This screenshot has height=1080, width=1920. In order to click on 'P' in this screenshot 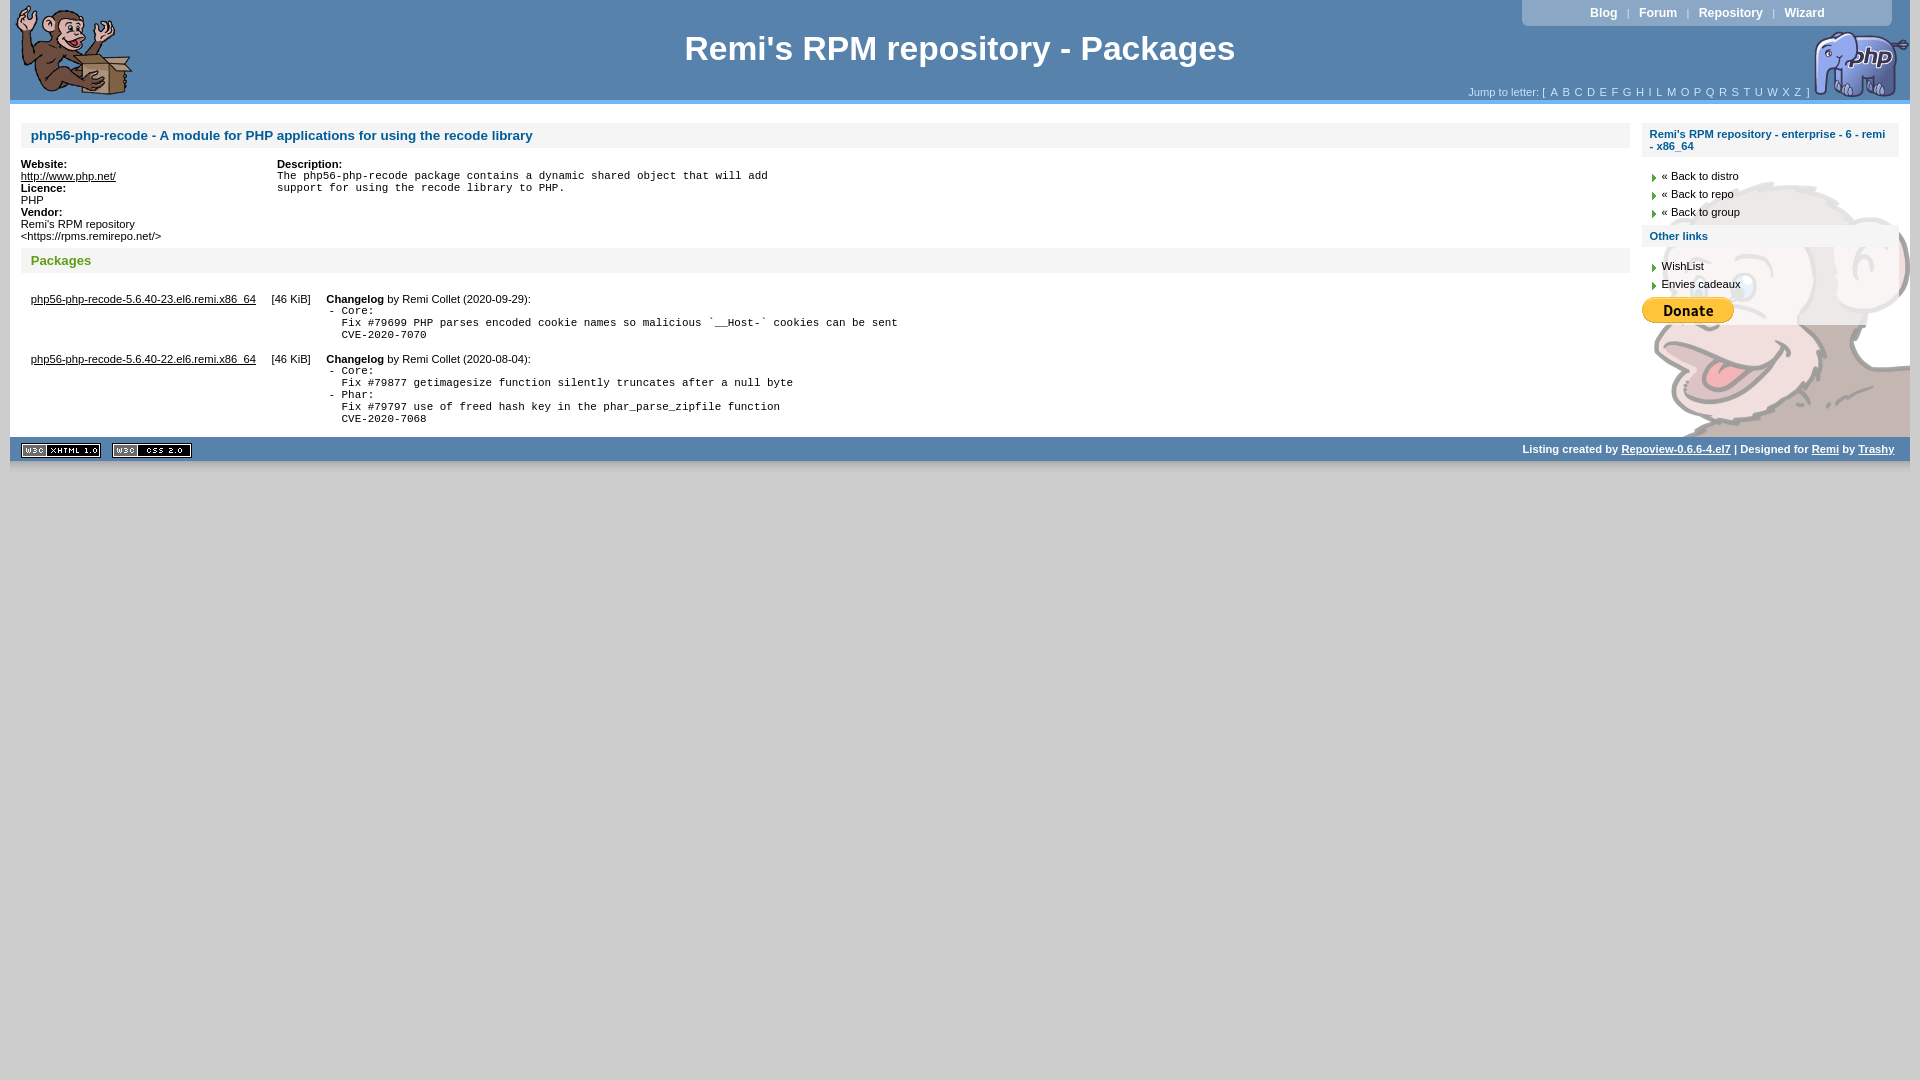, I will do `click(1697, 92)`.